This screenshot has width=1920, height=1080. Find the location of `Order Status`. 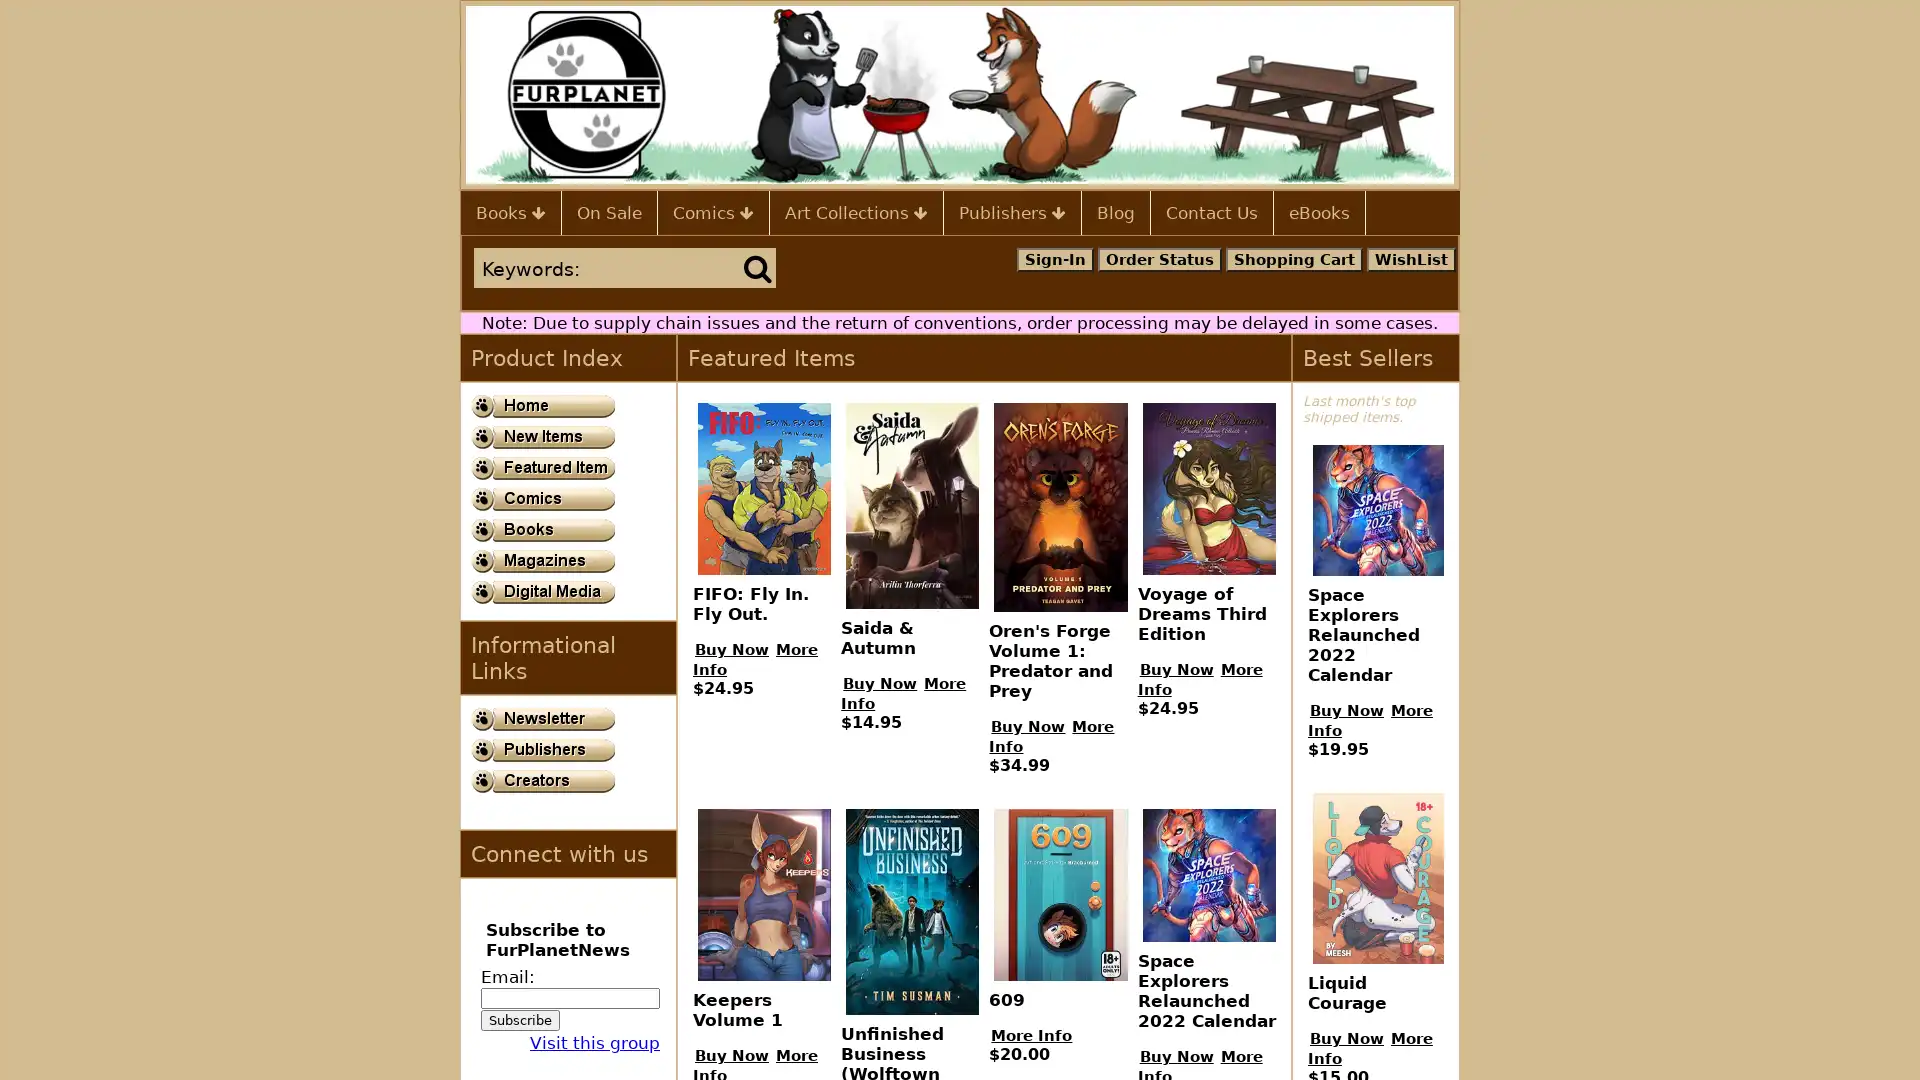

Order Status is located at coordinates (1160, 257).